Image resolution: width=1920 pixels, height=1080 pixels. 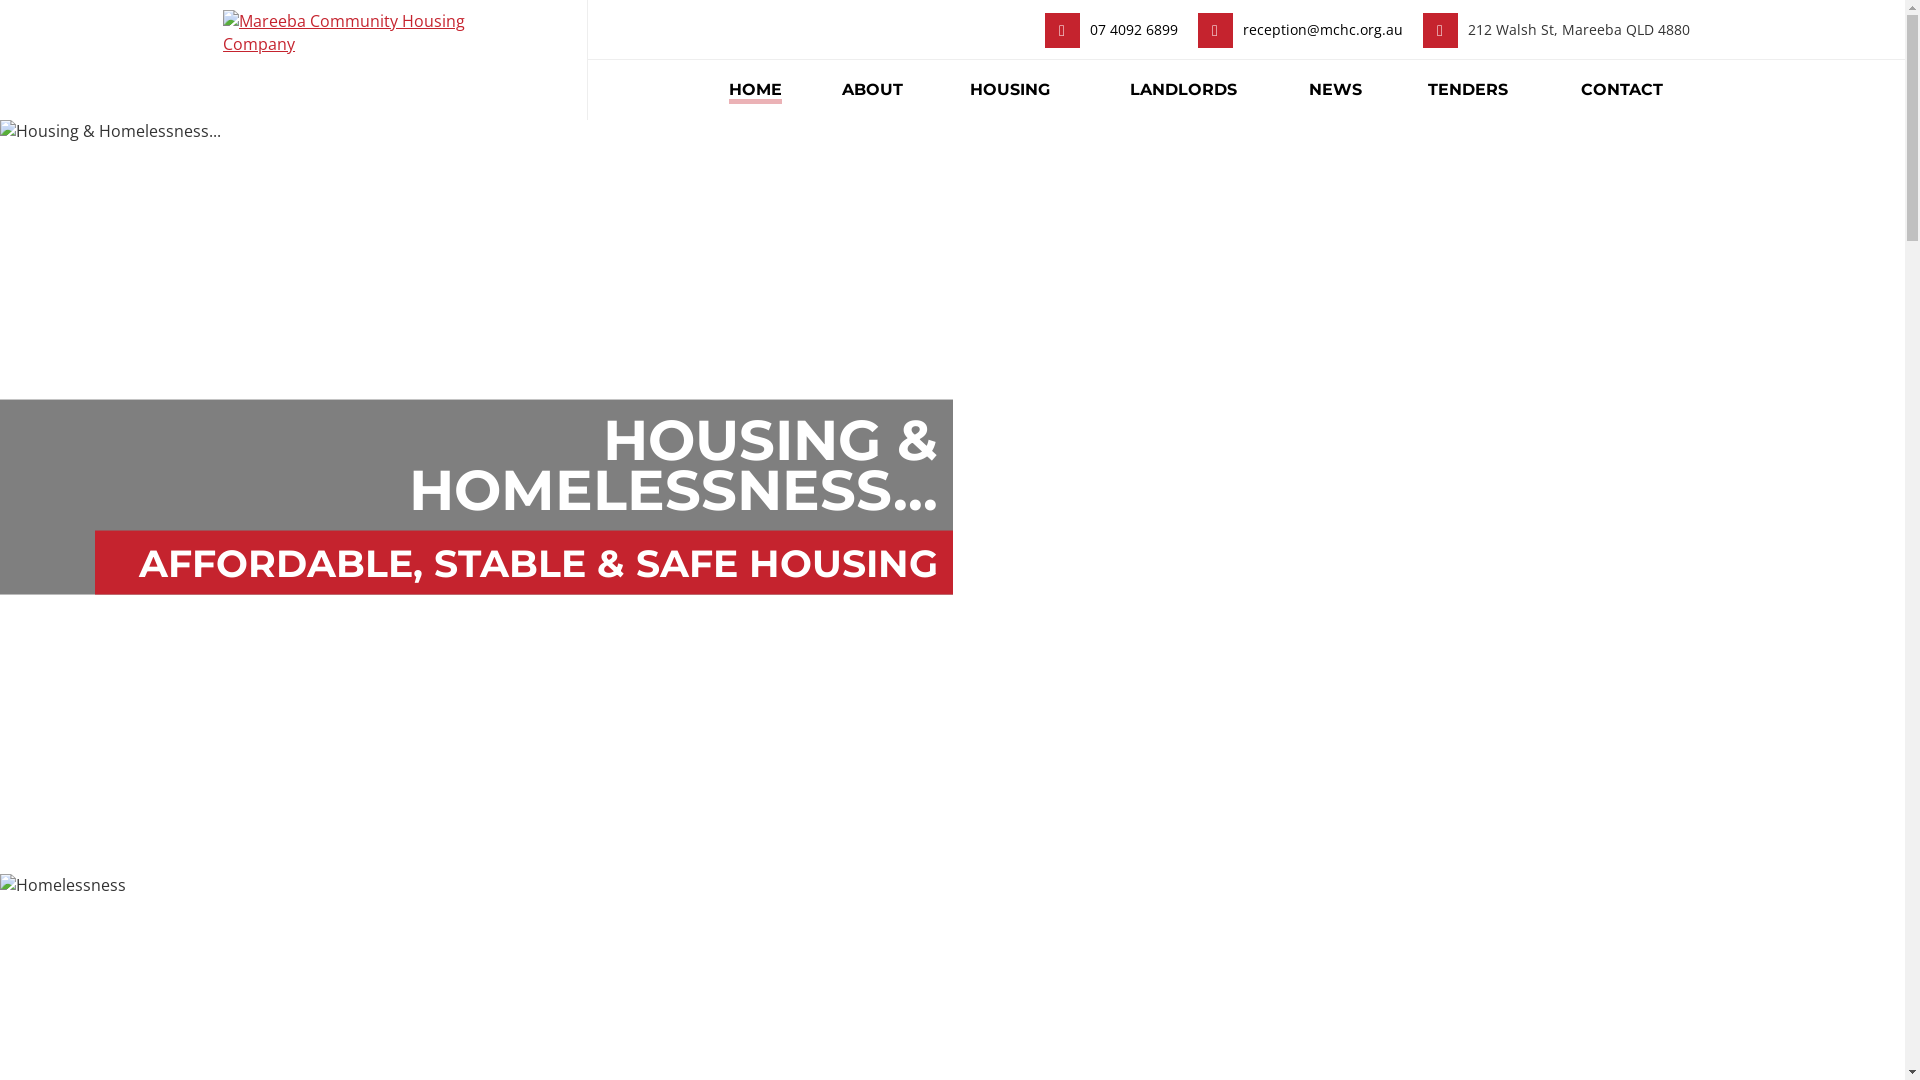 What do you see at coordinates (1133, 29) in the screenshot?
I see `'07 4092 6899'` at bounding box center [1133, 29].